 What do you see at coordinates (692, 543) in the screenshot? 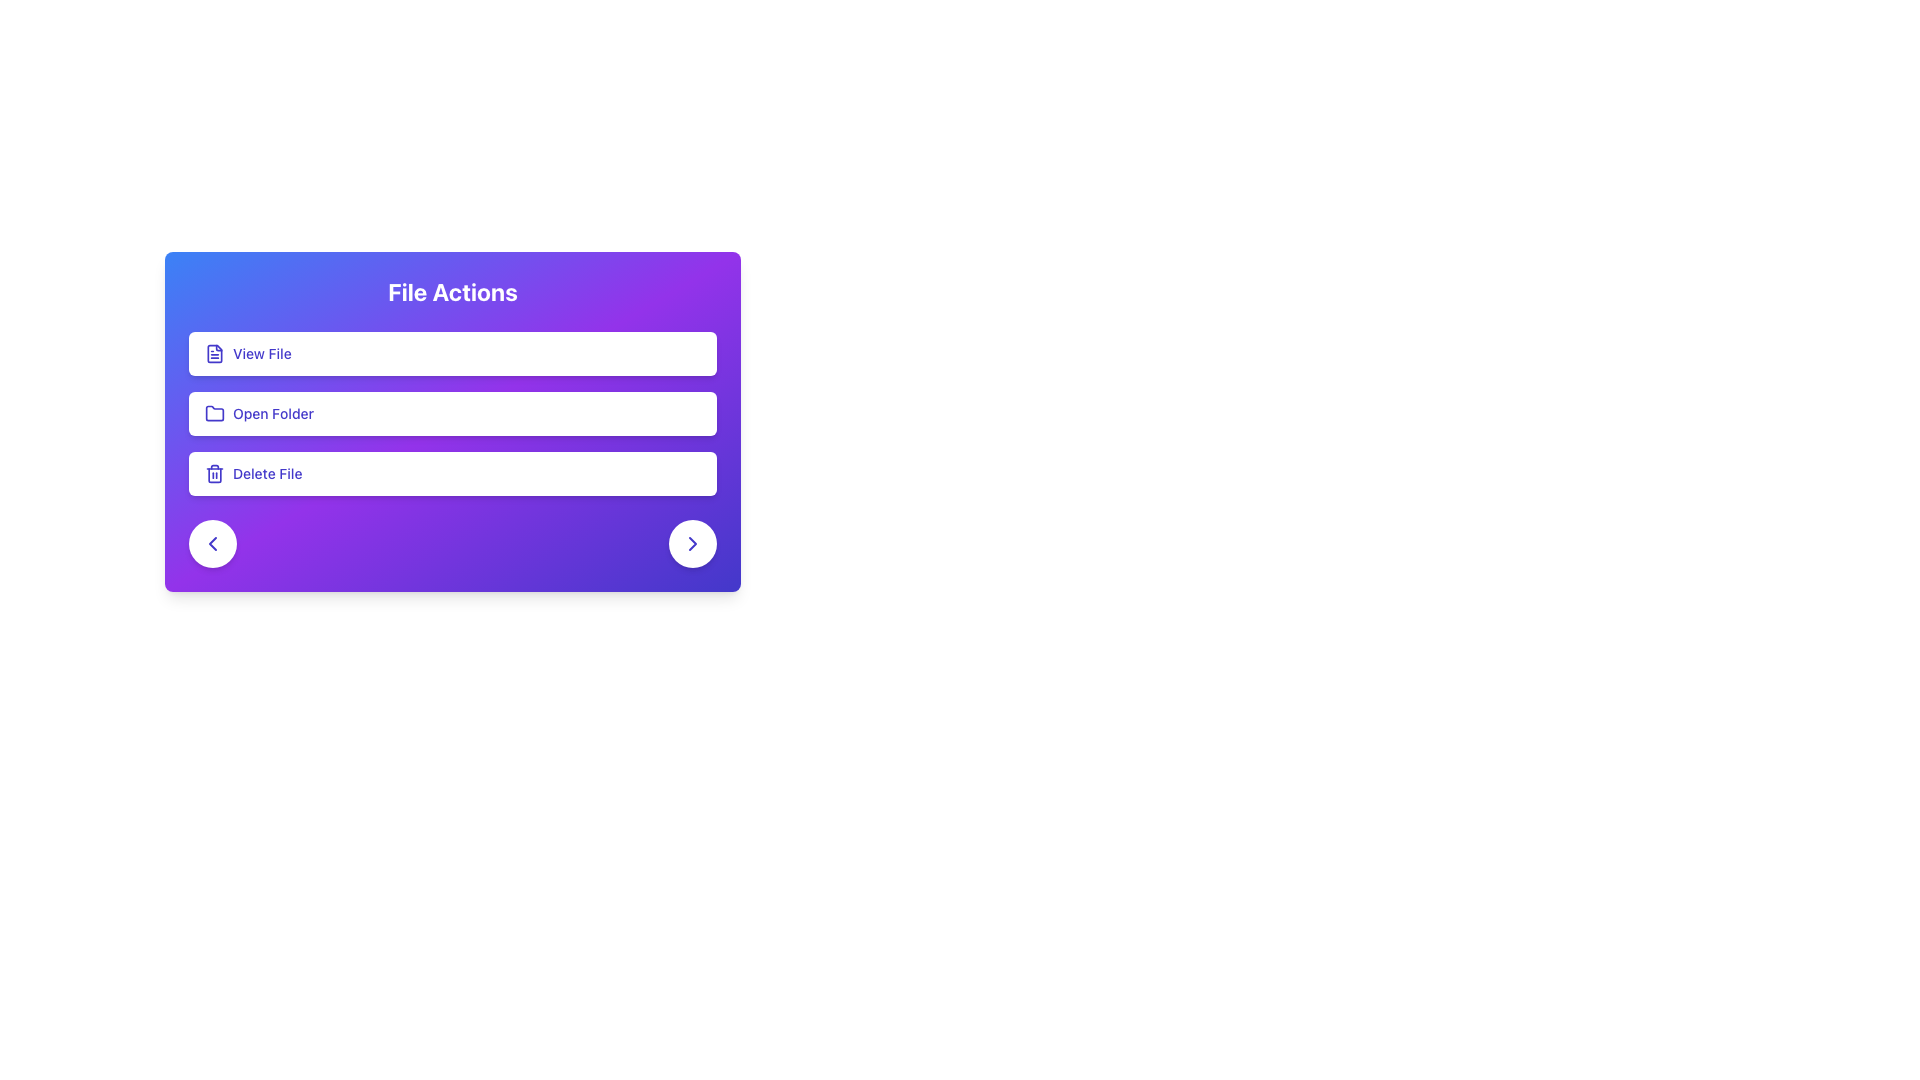
I see `the circular navigation button located at the bottom right corner of the 'File Actions' card interface` at bounding box center [692, 543].